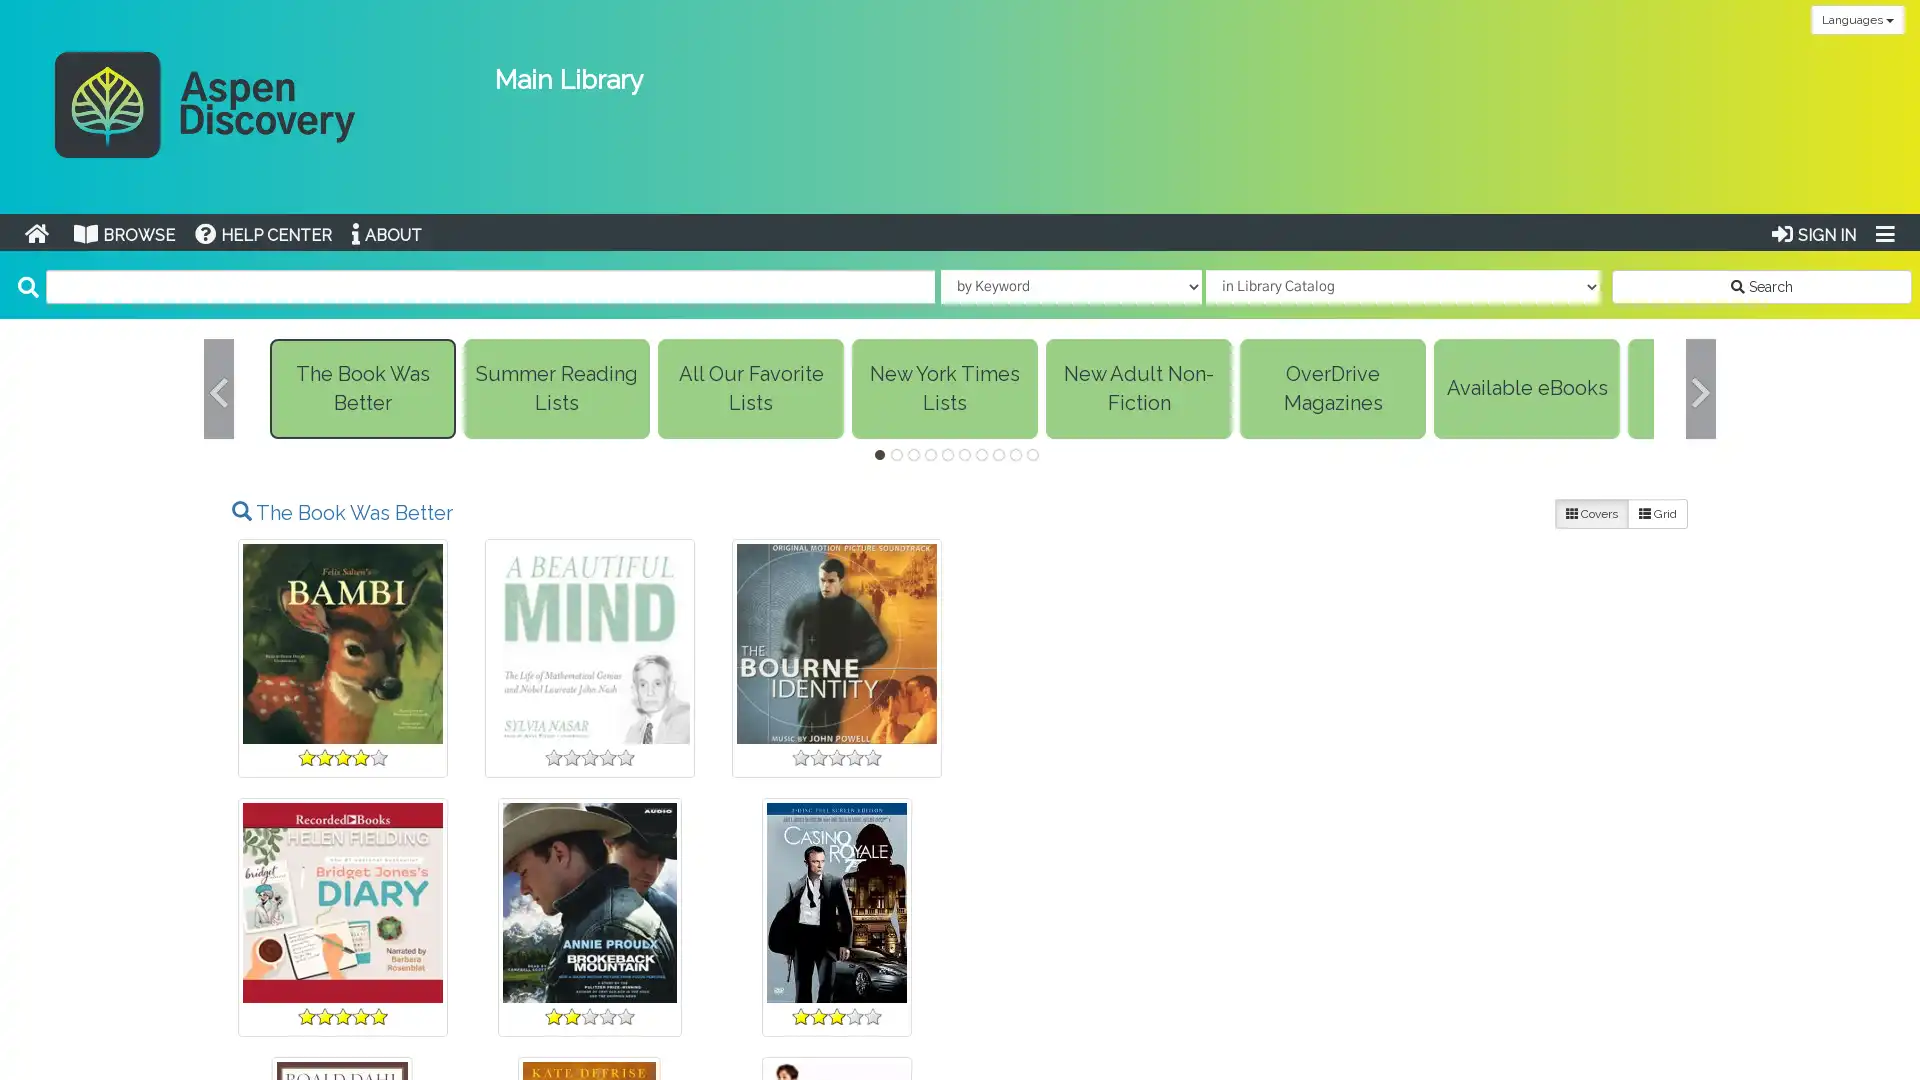  What do you see at coordinates (1082, 1018) in the screenshot?
I see `Write a Review` at bounding box center [1082, 1018].